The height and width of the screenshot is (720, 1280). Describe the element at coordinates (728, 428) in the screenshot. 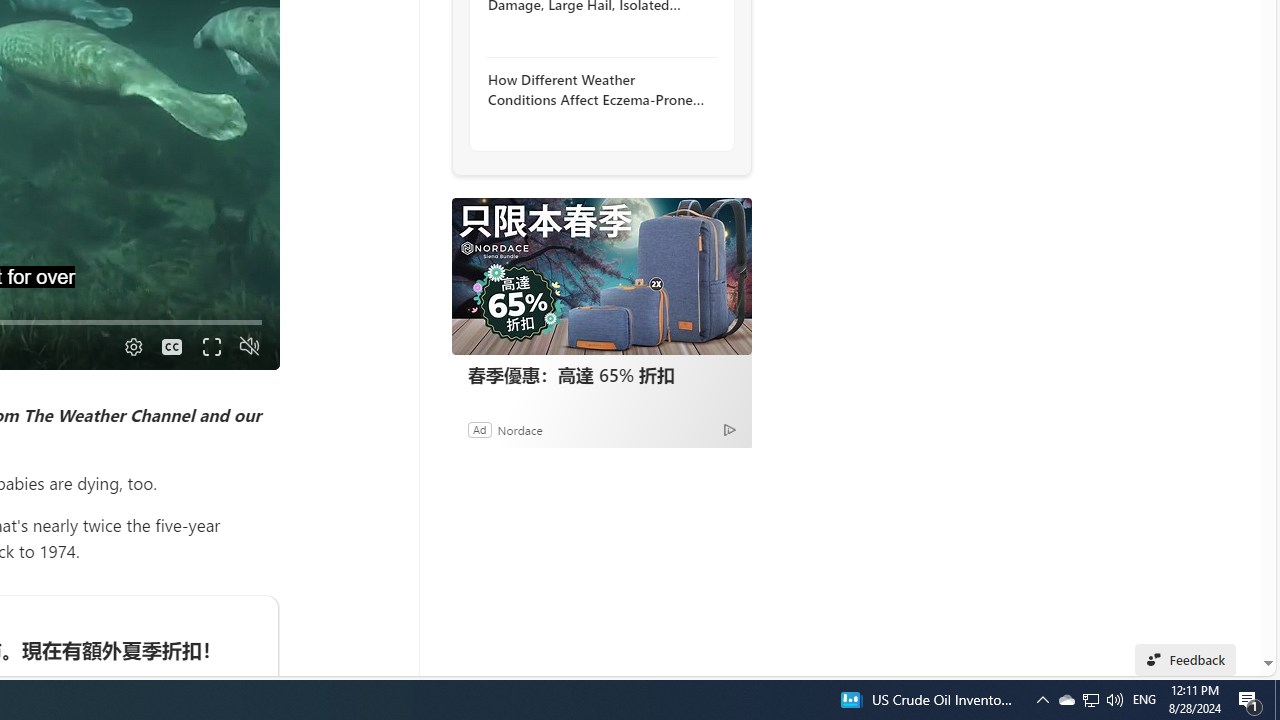

I see `'Ad Choice'` at that location.